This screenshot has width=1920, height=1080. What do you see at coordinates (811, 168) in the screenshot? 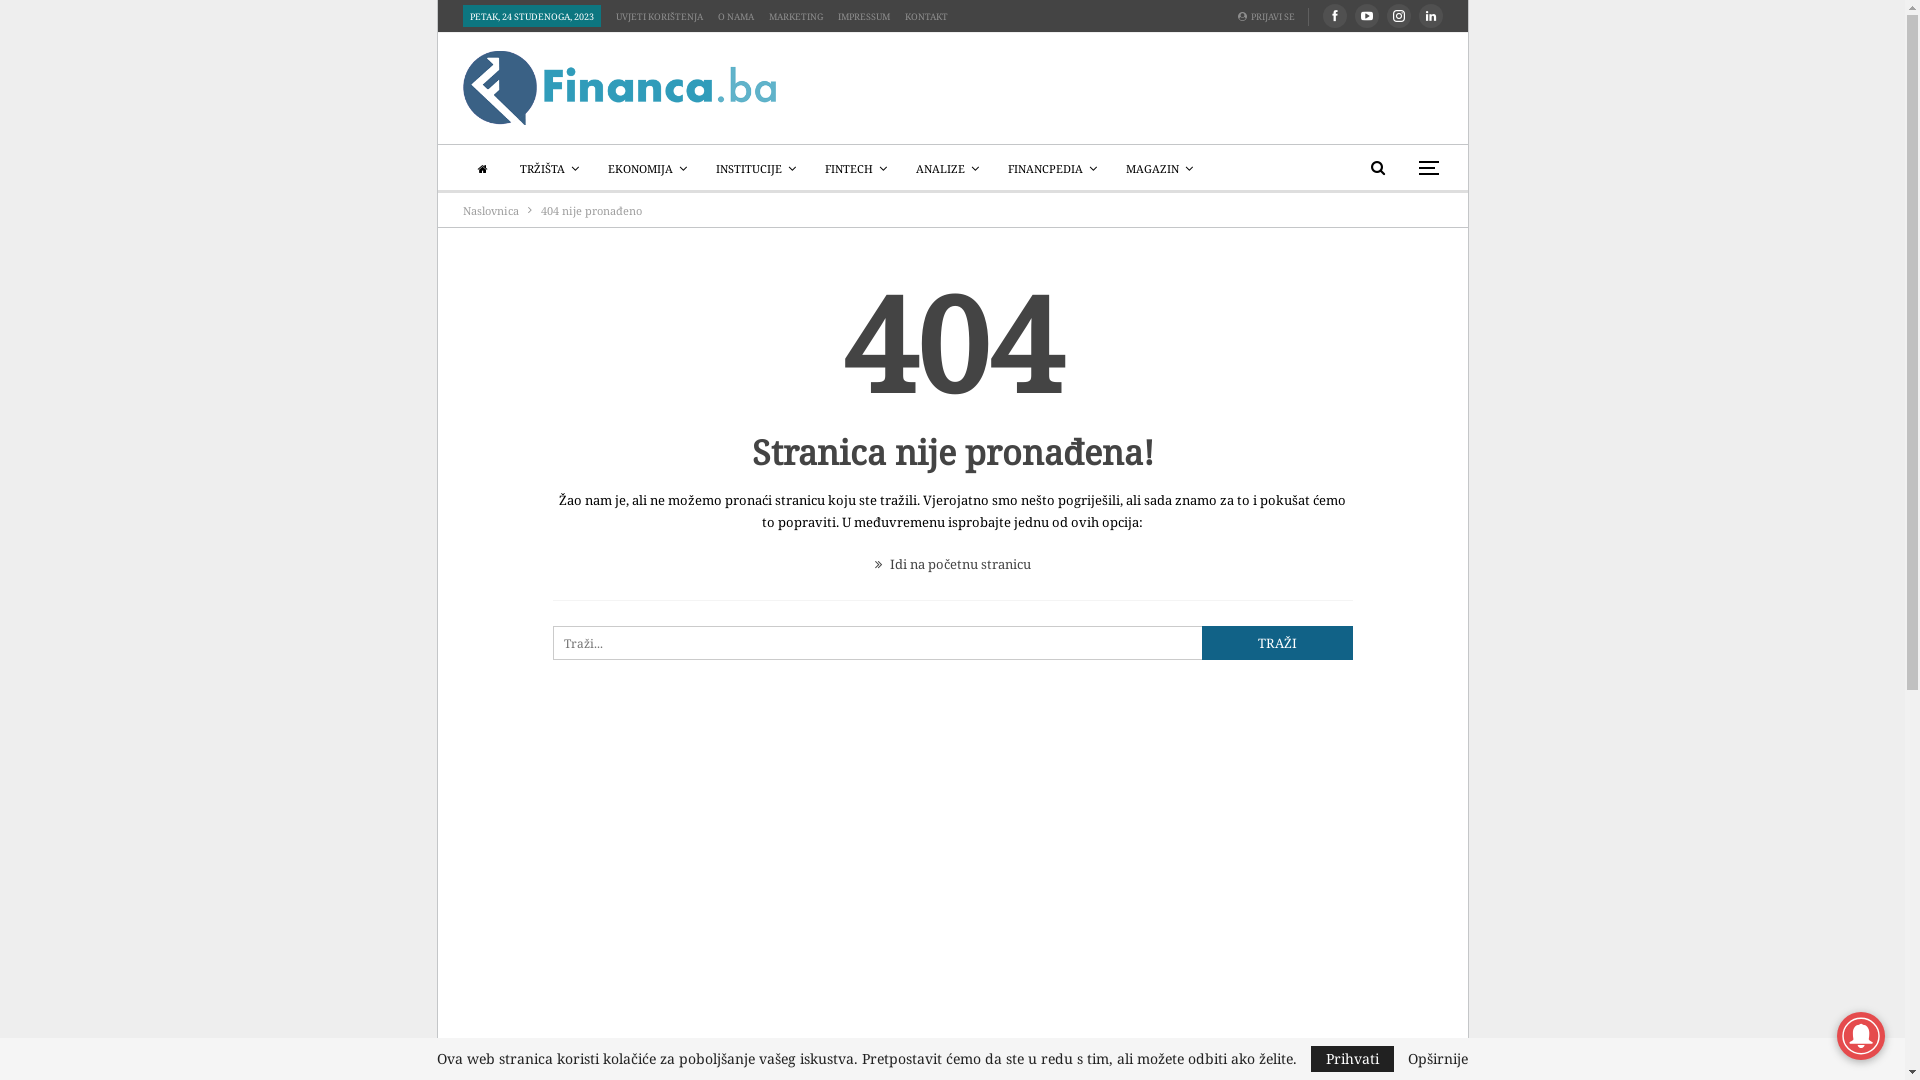
I see `'FINTECH'` at bounding box center [811, 168].